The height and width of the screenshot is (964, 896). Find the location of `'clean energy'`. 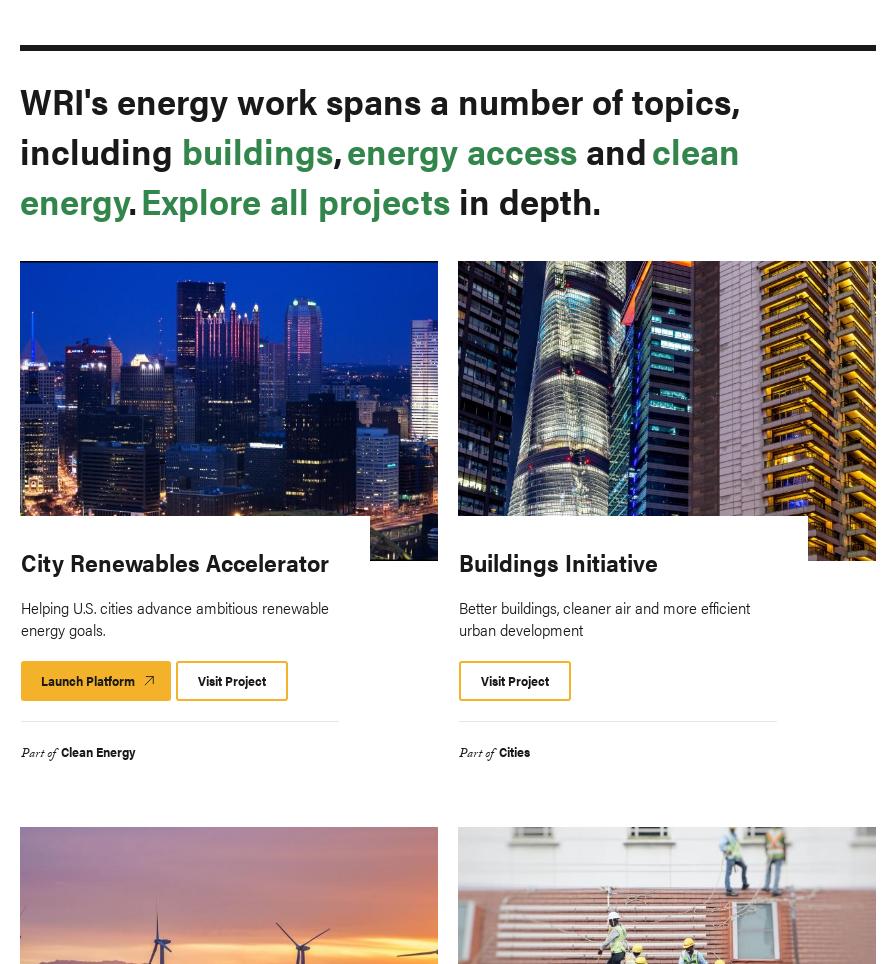

'clean energy' is located at coordinates (379, 173).